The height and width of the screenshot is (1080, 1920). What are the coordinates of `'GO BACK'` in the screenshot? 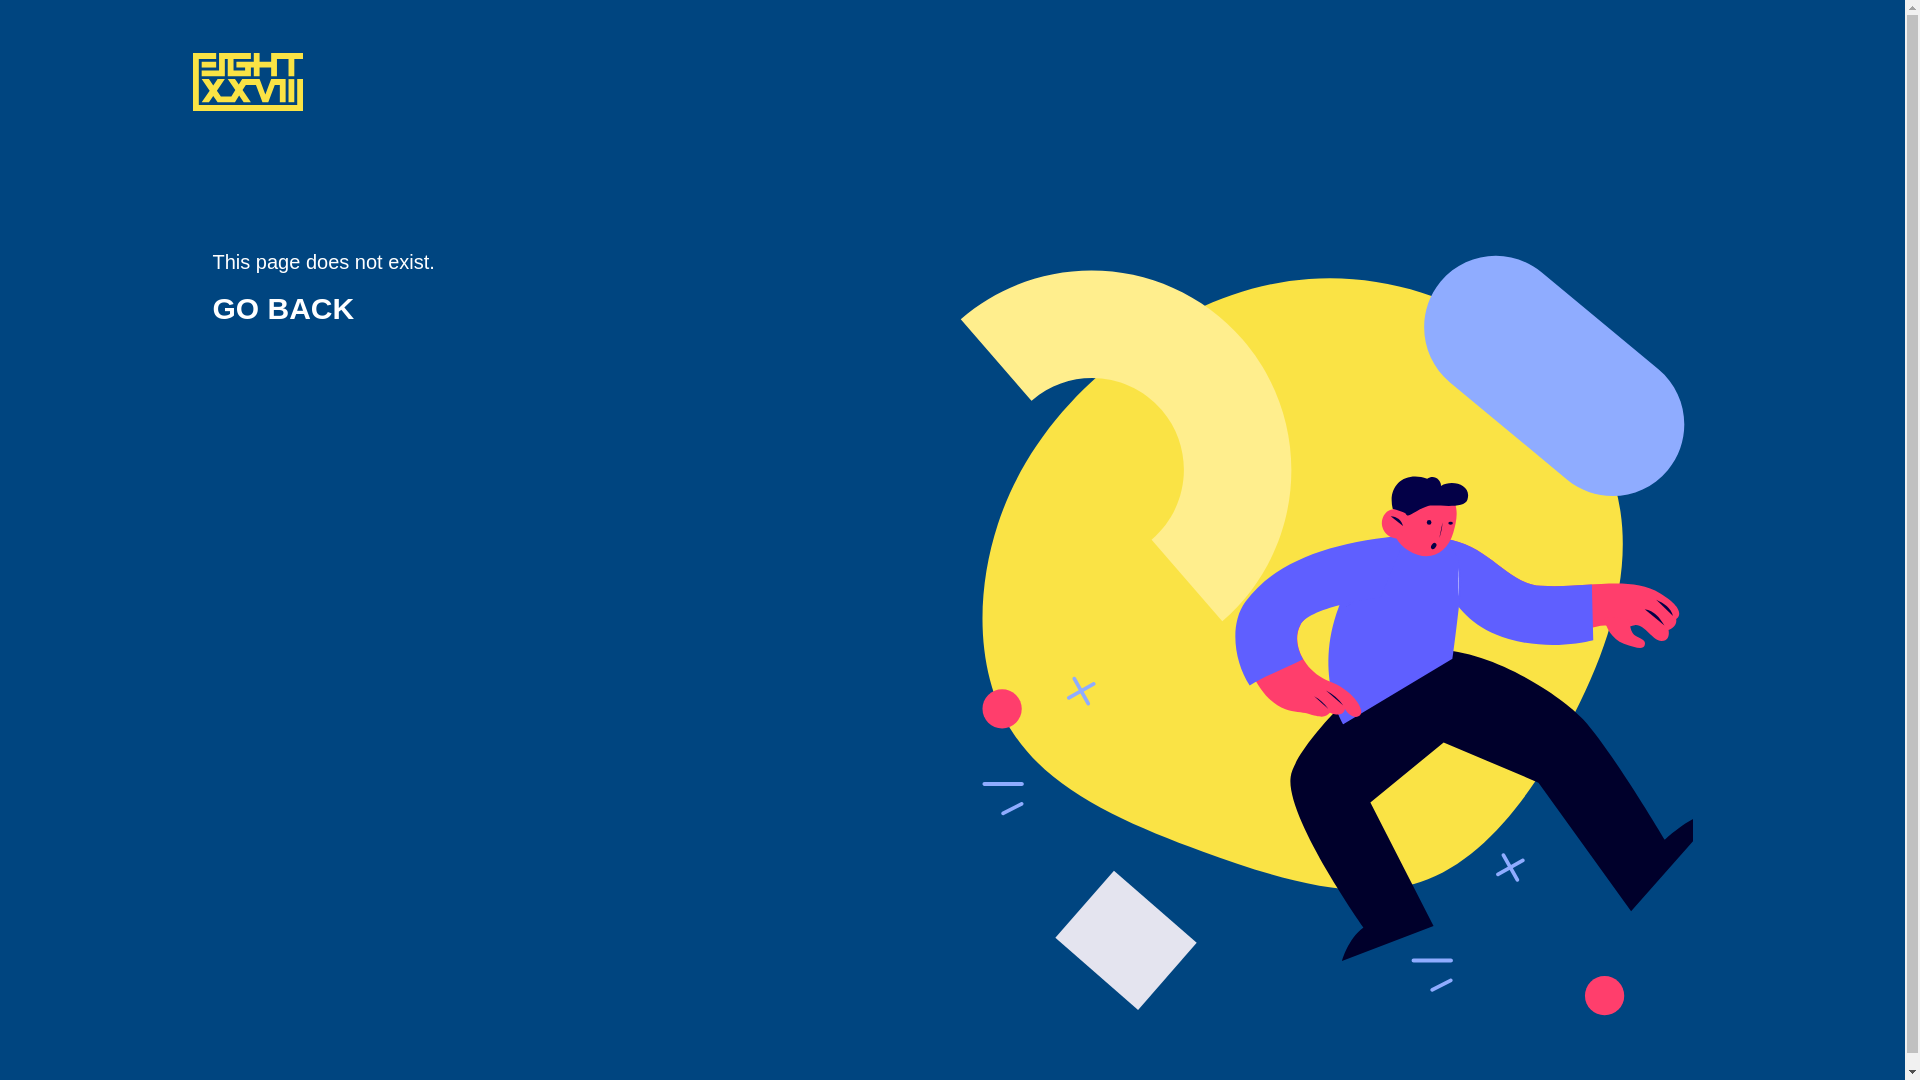 It's located at (282, 308).